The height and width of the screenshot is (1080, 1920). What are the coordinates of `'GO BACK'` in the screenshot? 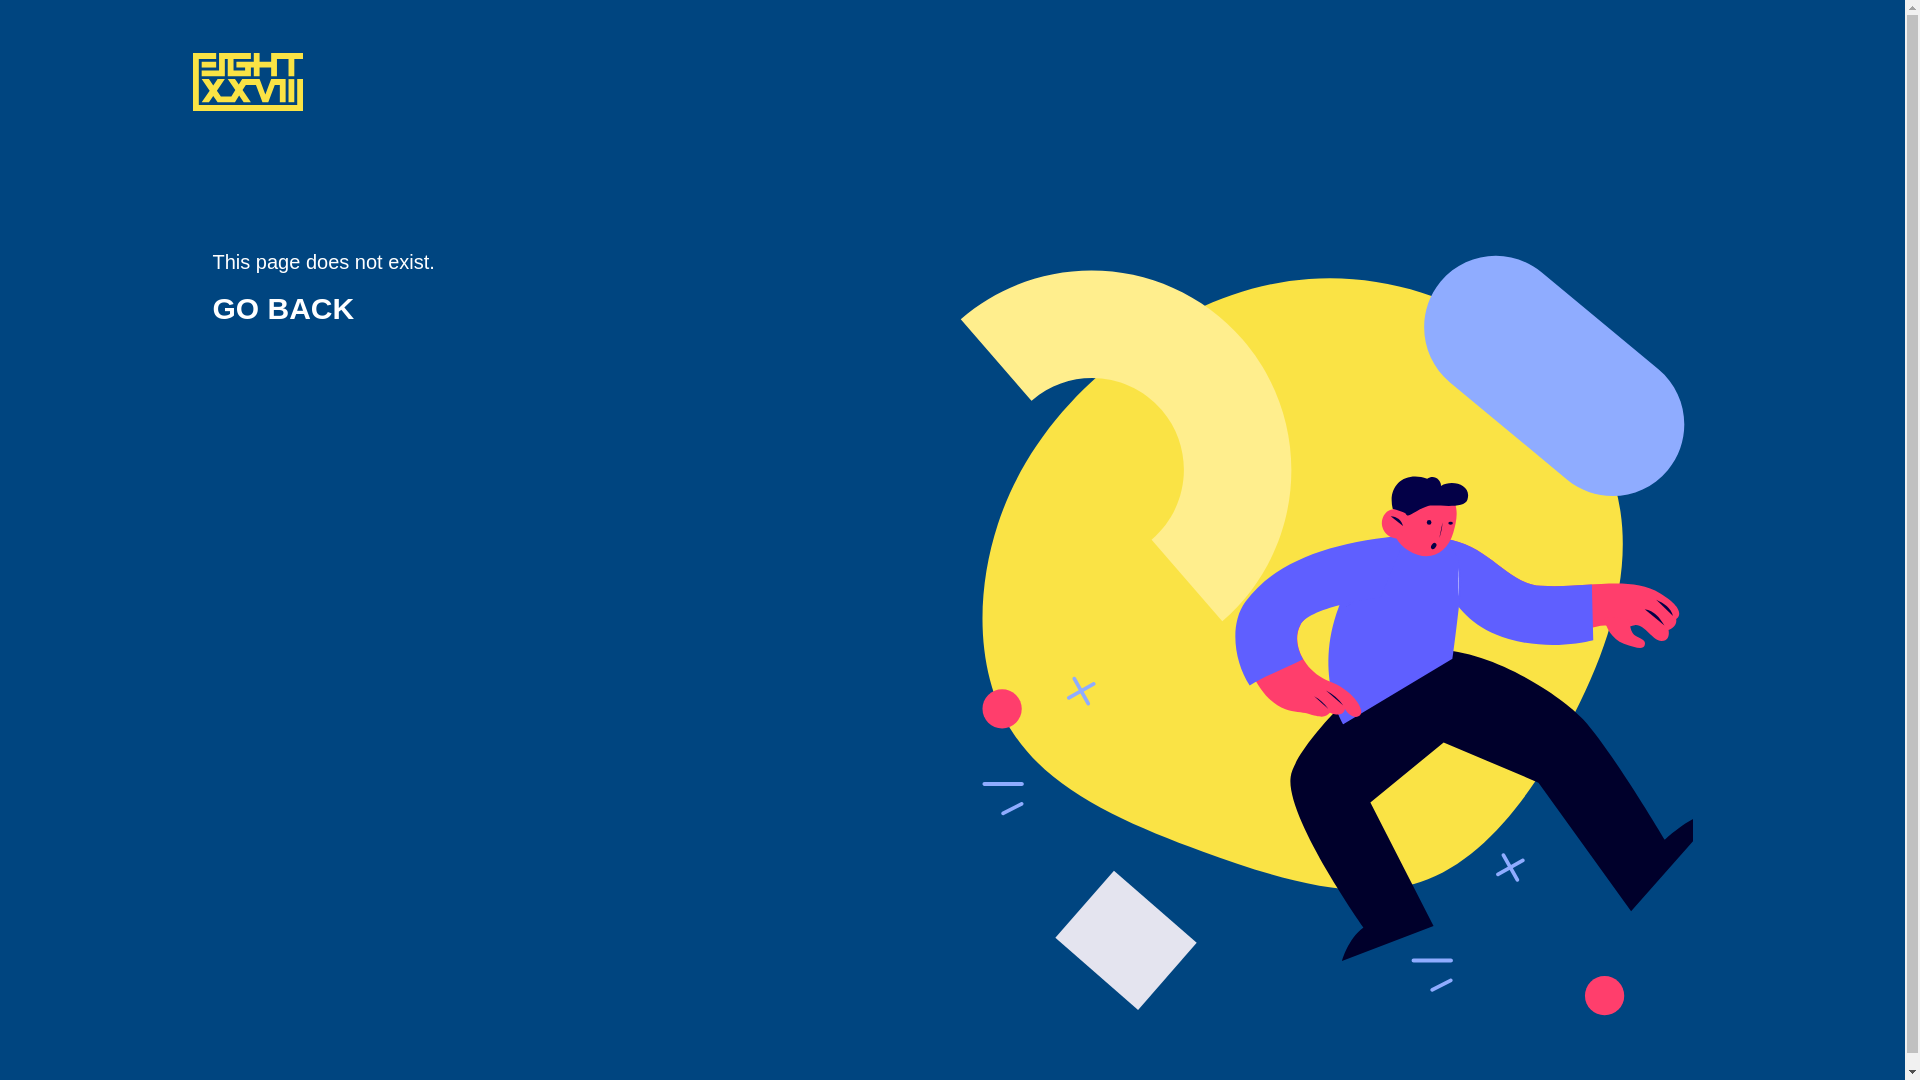 It's located at (282, 308).